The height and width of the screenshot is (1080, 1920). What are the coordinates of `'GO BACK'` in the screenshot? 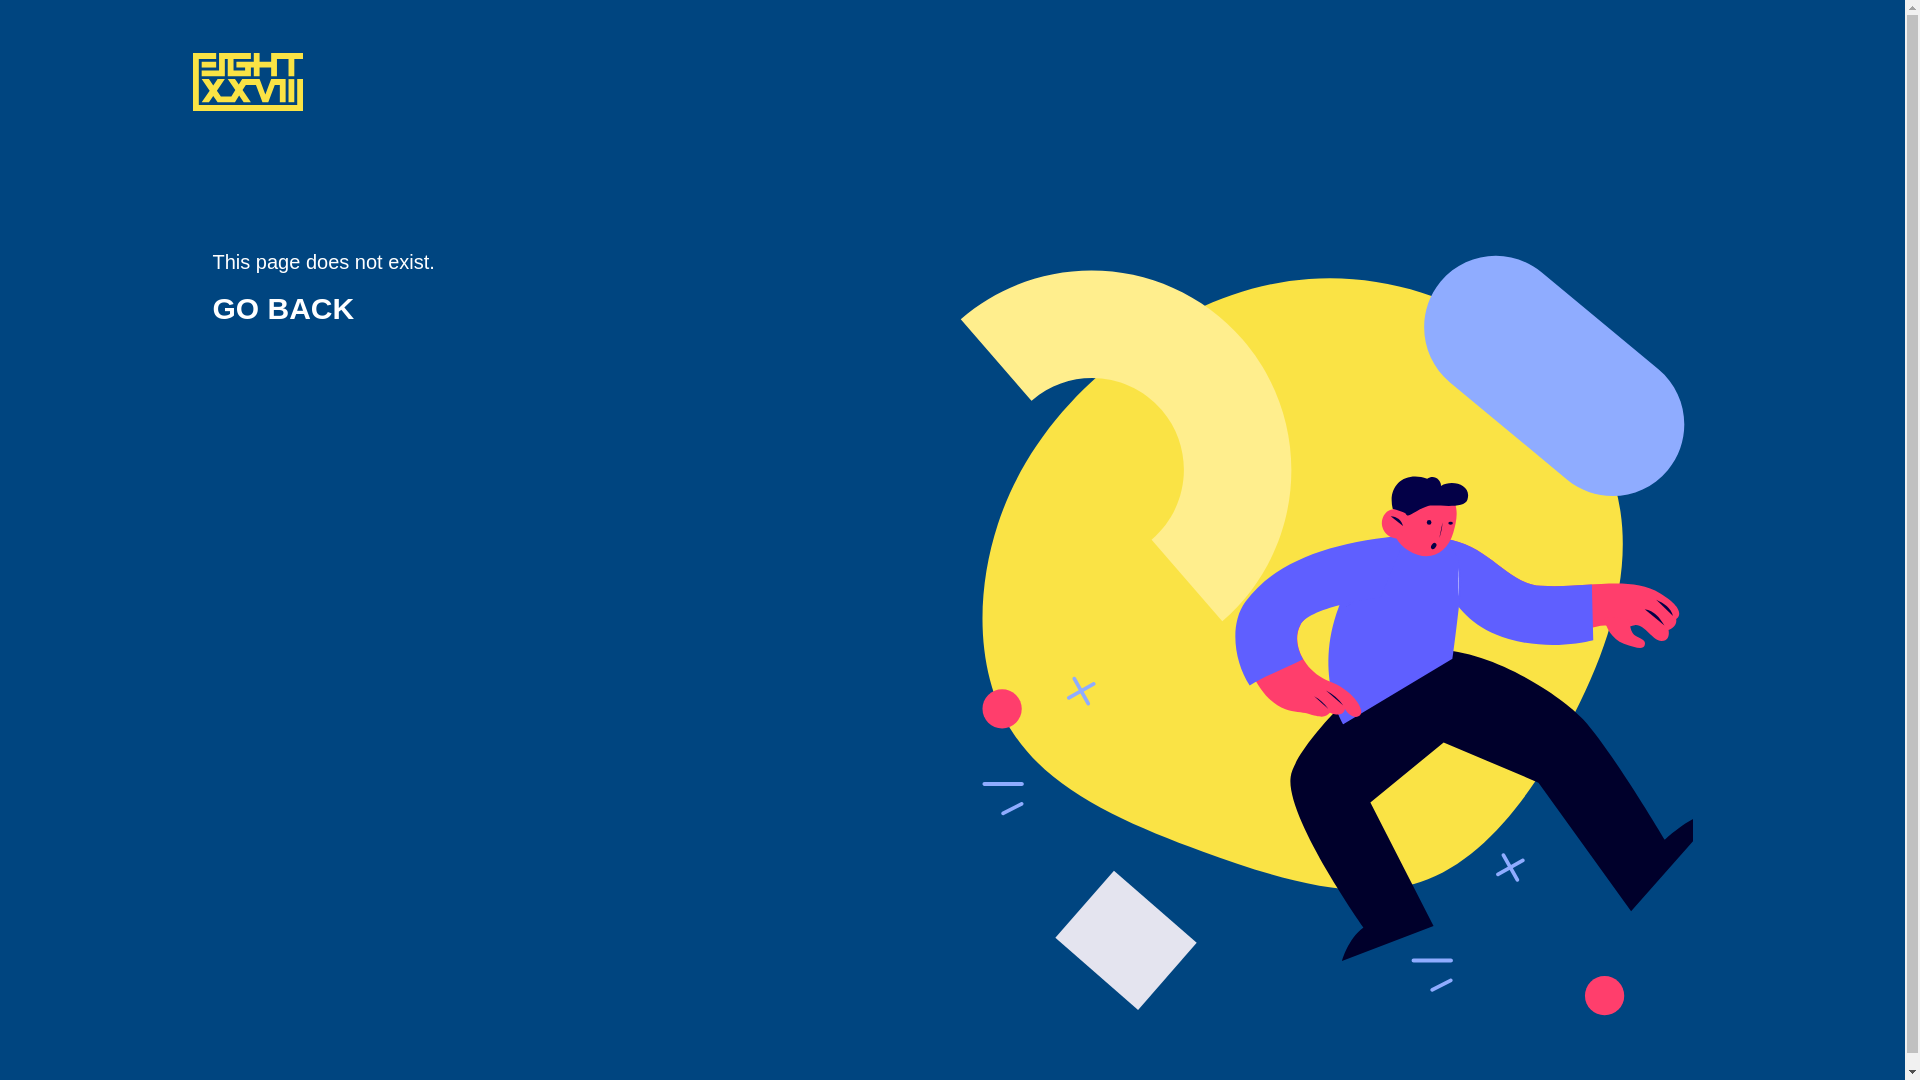 It's located at (282, 308).